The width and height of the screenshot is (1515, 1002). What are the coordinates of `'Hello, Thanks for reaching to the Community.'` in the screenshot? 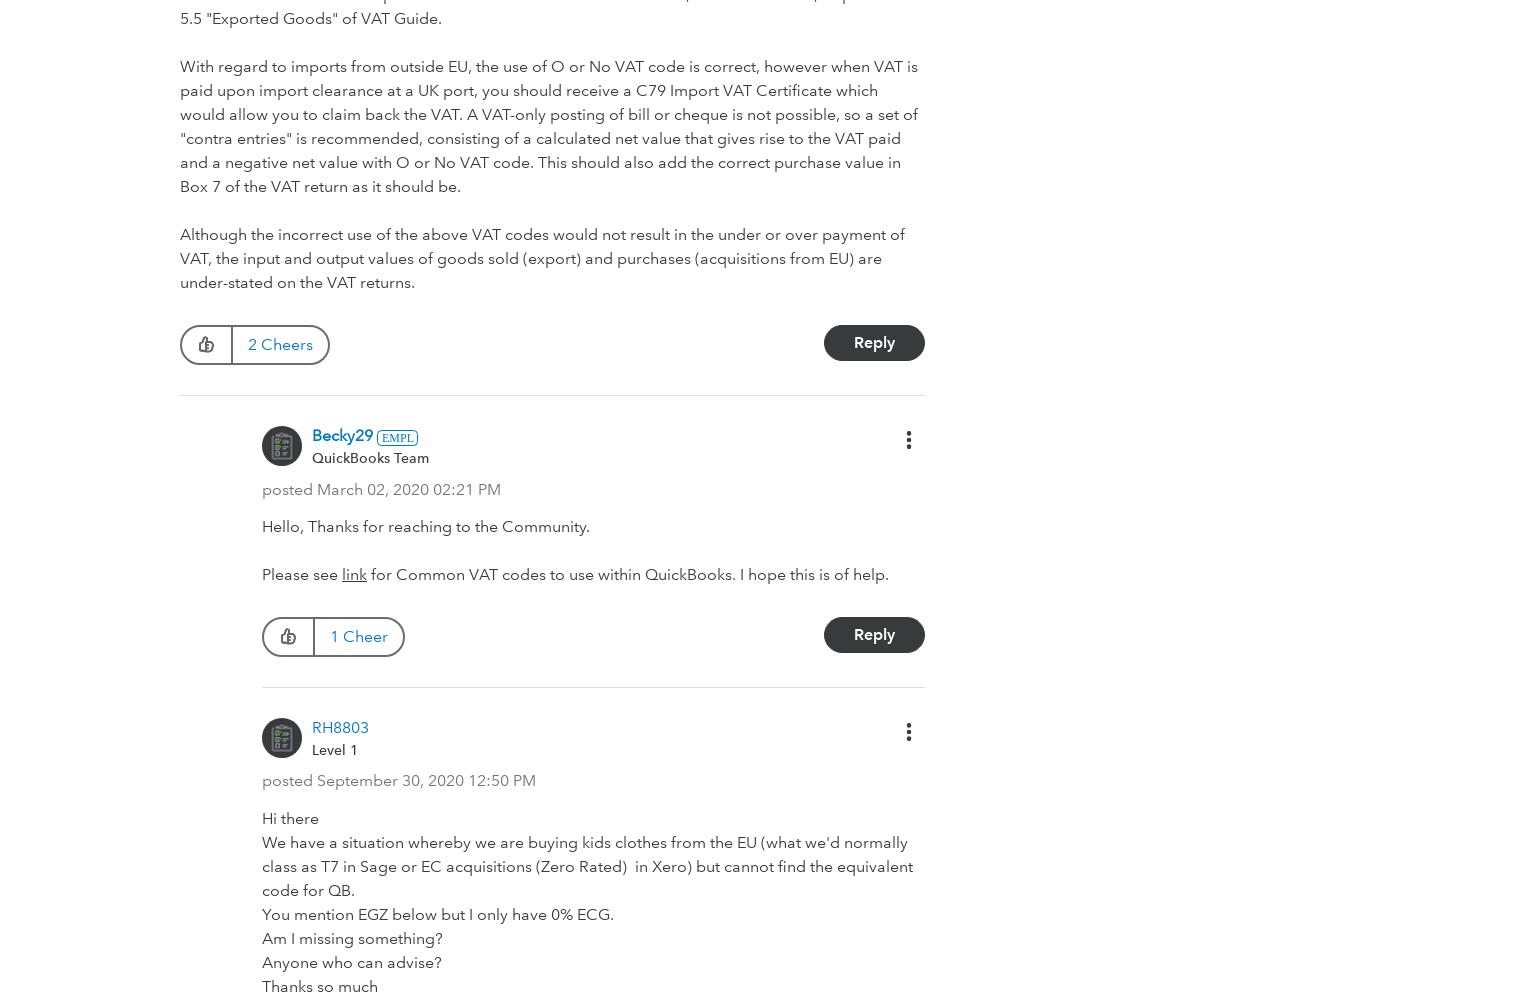 It's located at (426, 526).